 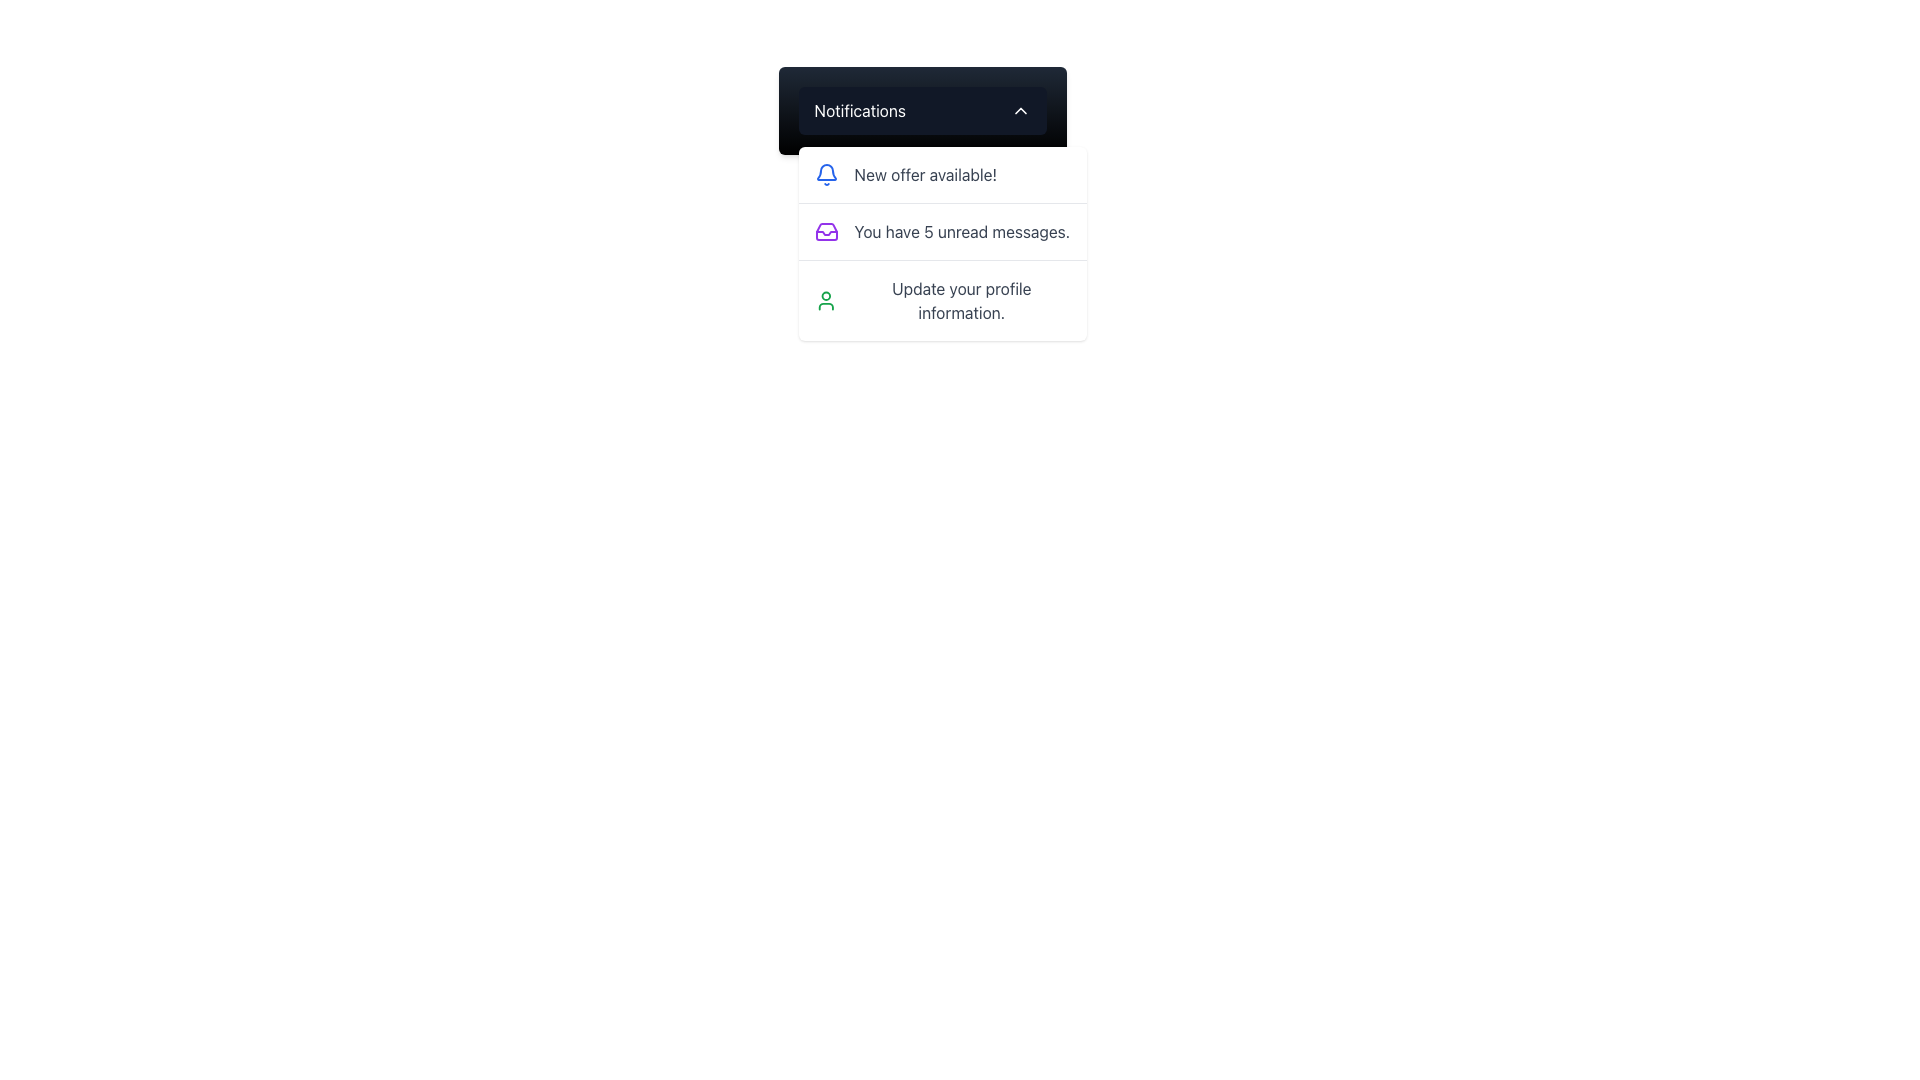 What do you see at coordinates (941, 173) in the screenshot?
I see `to select the notification item that displays the text 'New offer available!' located at the top of the notifications list` at bounding box center [941, 173].